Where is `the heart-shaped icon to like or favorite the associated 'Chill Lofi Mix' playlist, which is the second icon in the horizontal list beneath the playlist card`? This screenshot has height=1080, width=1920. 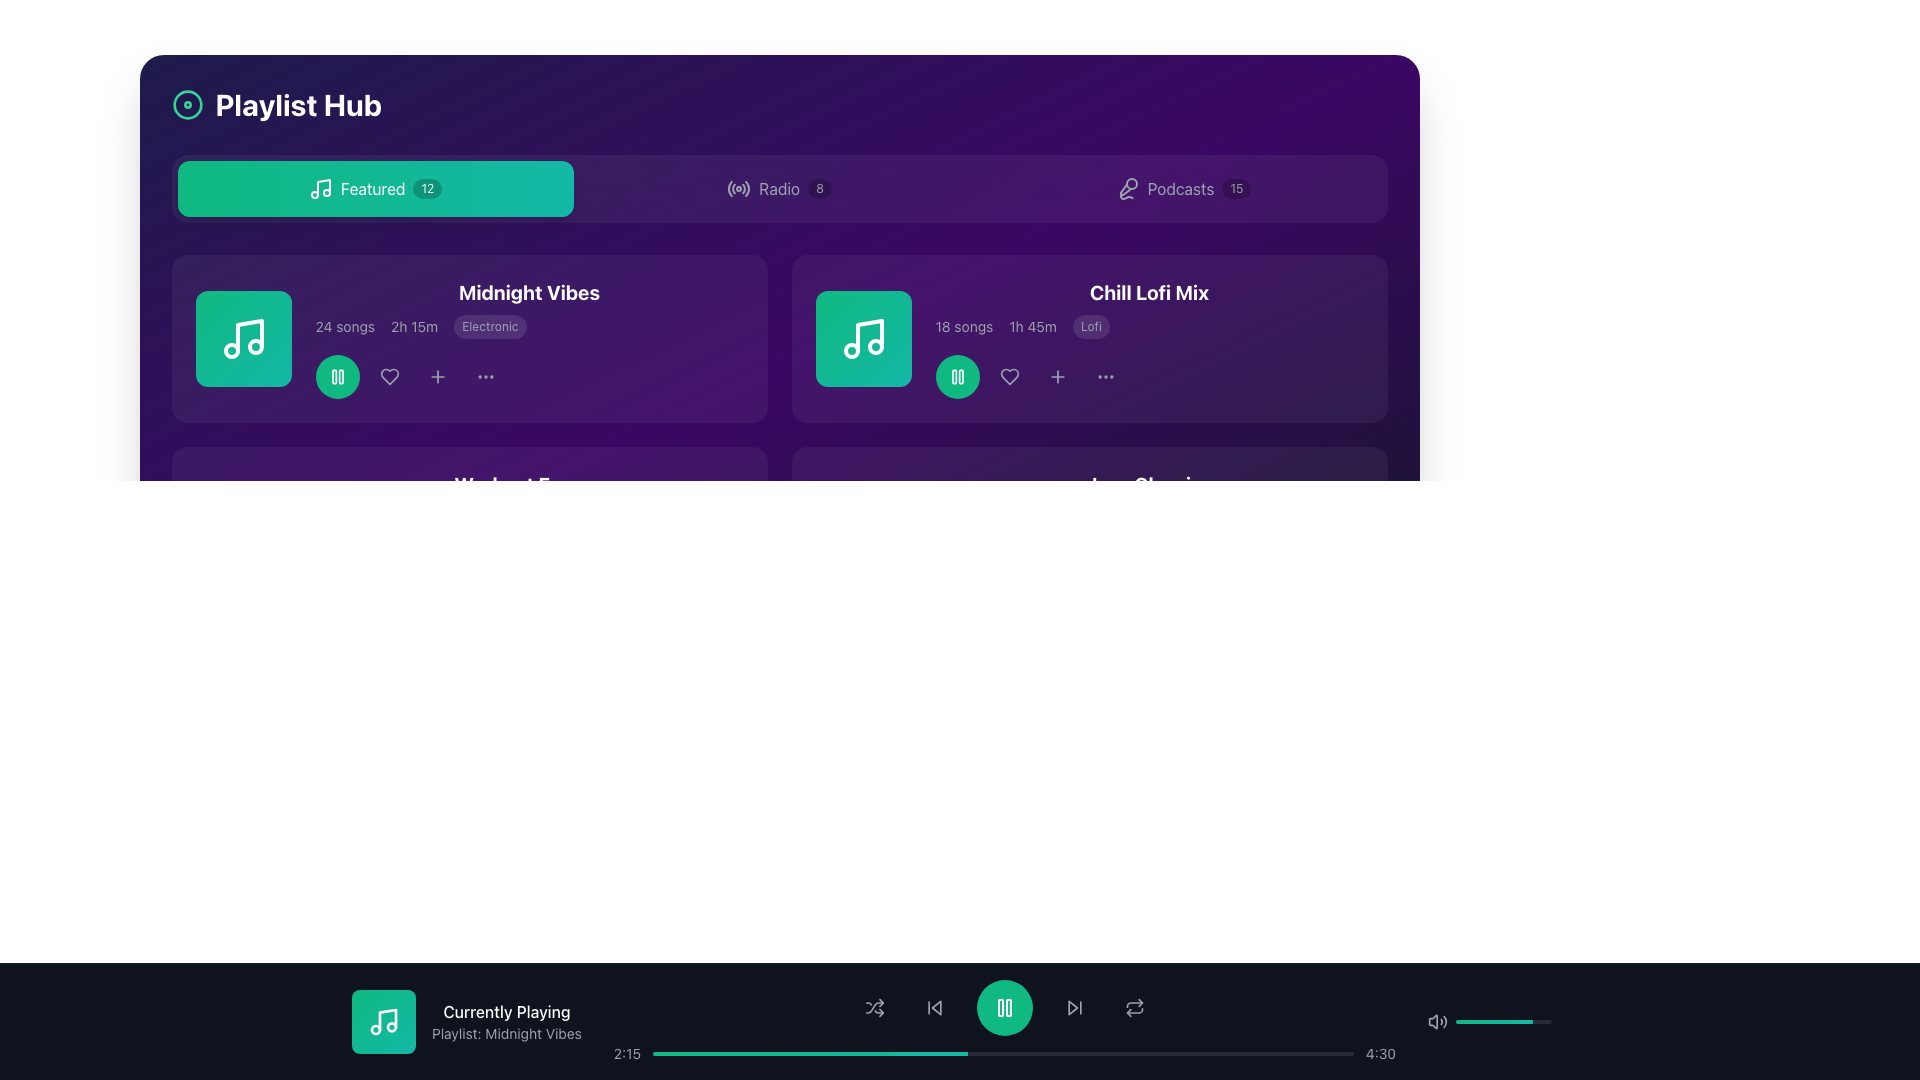
the heart-shaped icon to like or favorite the associated 'Chill Lofi Mix' playlist, which is the second icon in the horizontal list beneath the playlist card is located at coordinates (1009, 377).